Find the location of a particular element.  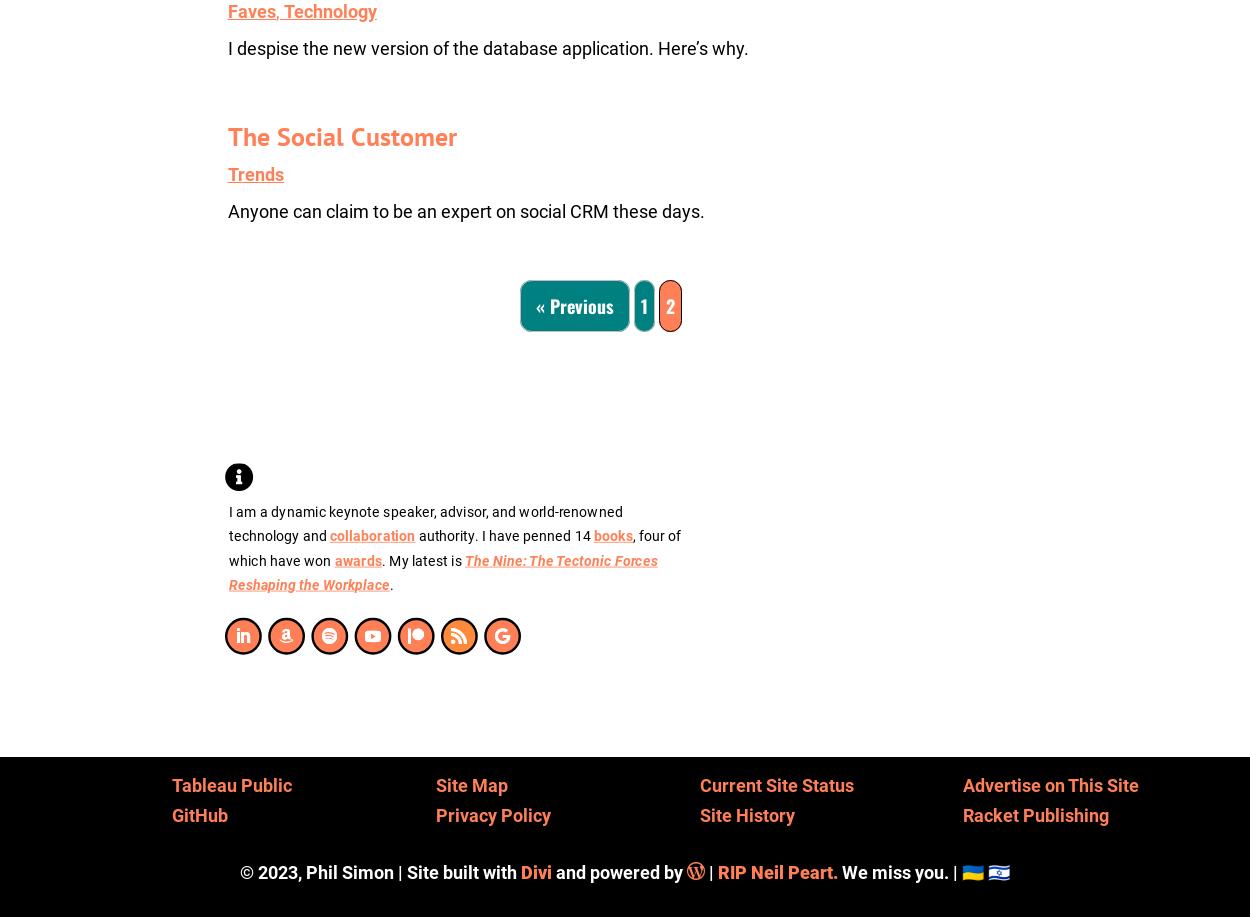

'1' is located at coordinates (644, 304).